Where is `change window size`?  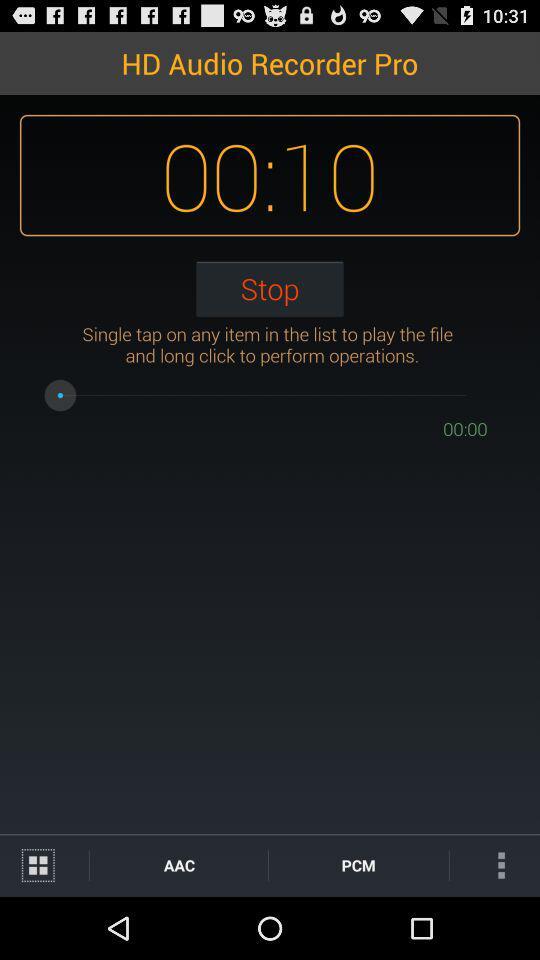
change window size is located at coordinates (44, 864).